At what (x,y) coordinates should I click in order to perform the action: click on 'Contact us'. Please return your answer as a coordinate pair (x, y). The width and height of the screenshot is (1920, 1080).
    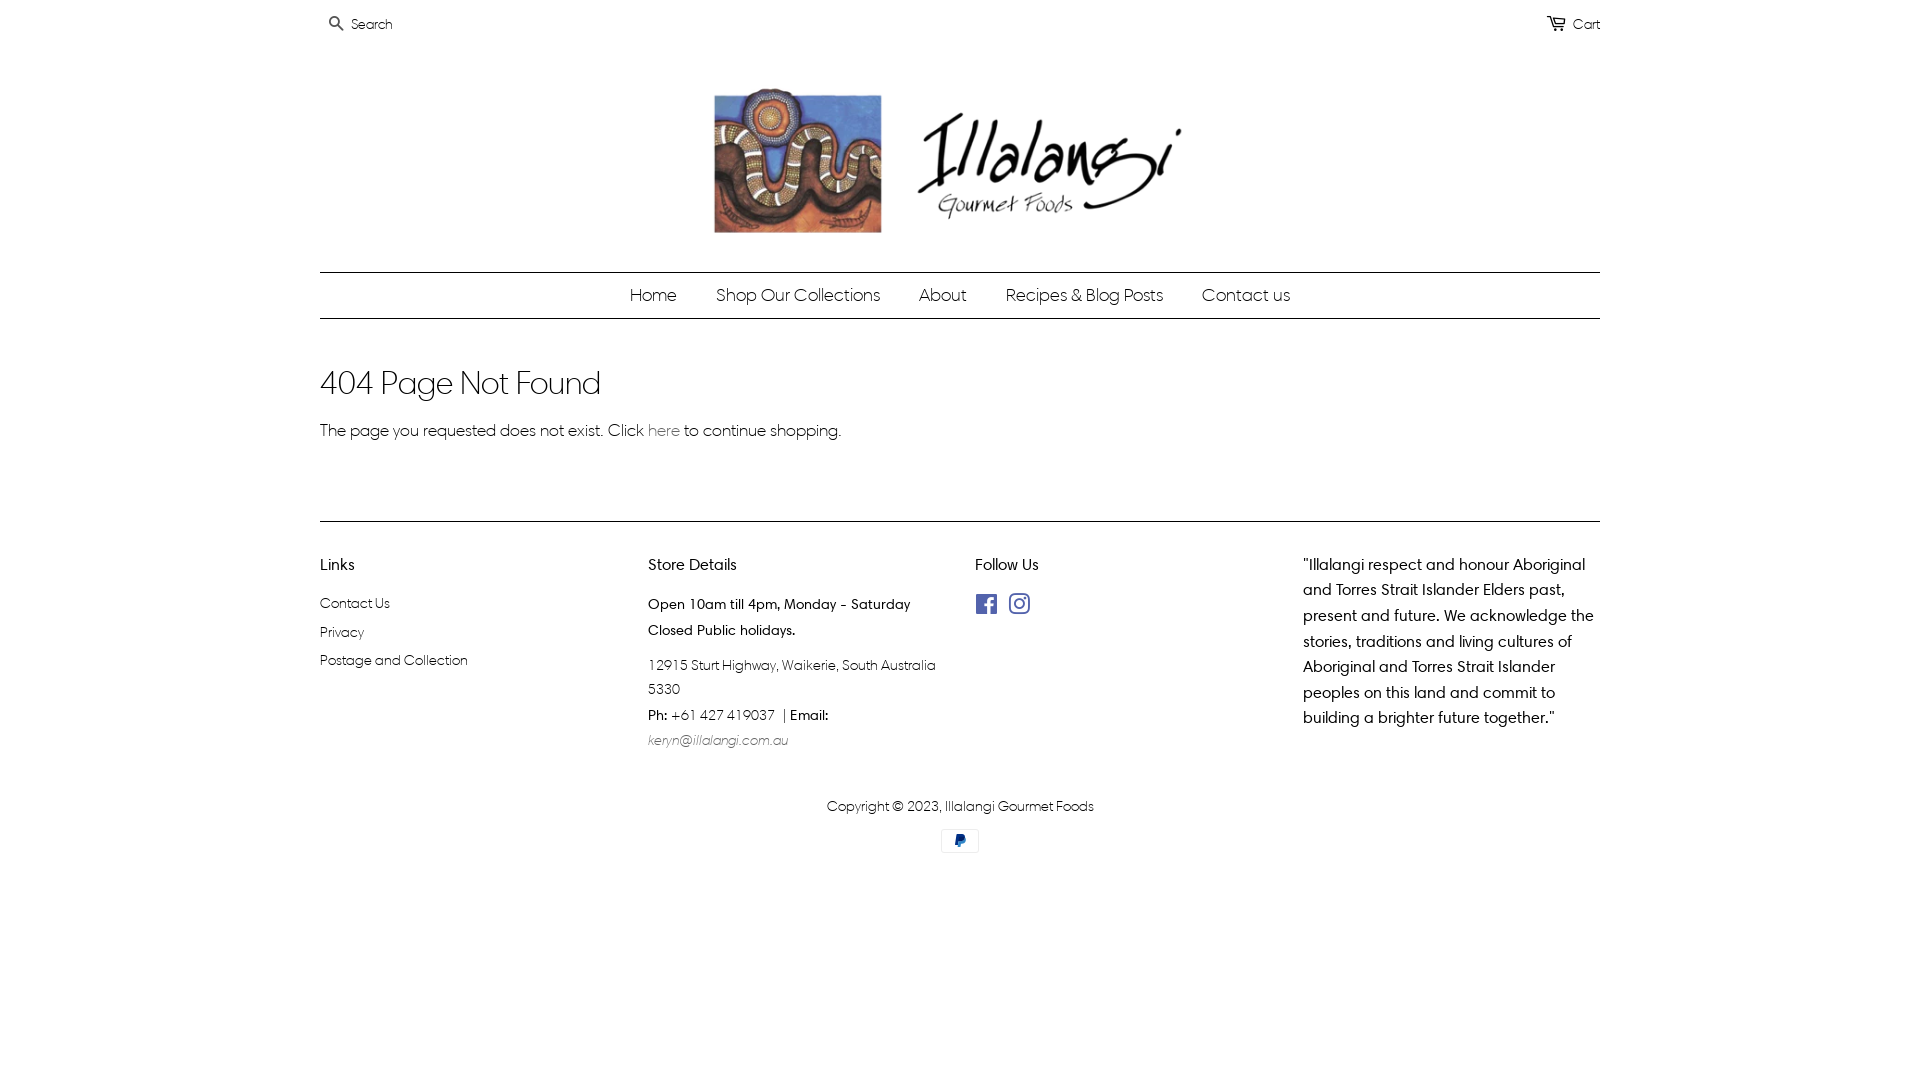
    Looking at the image, I should click on (1237, 295).